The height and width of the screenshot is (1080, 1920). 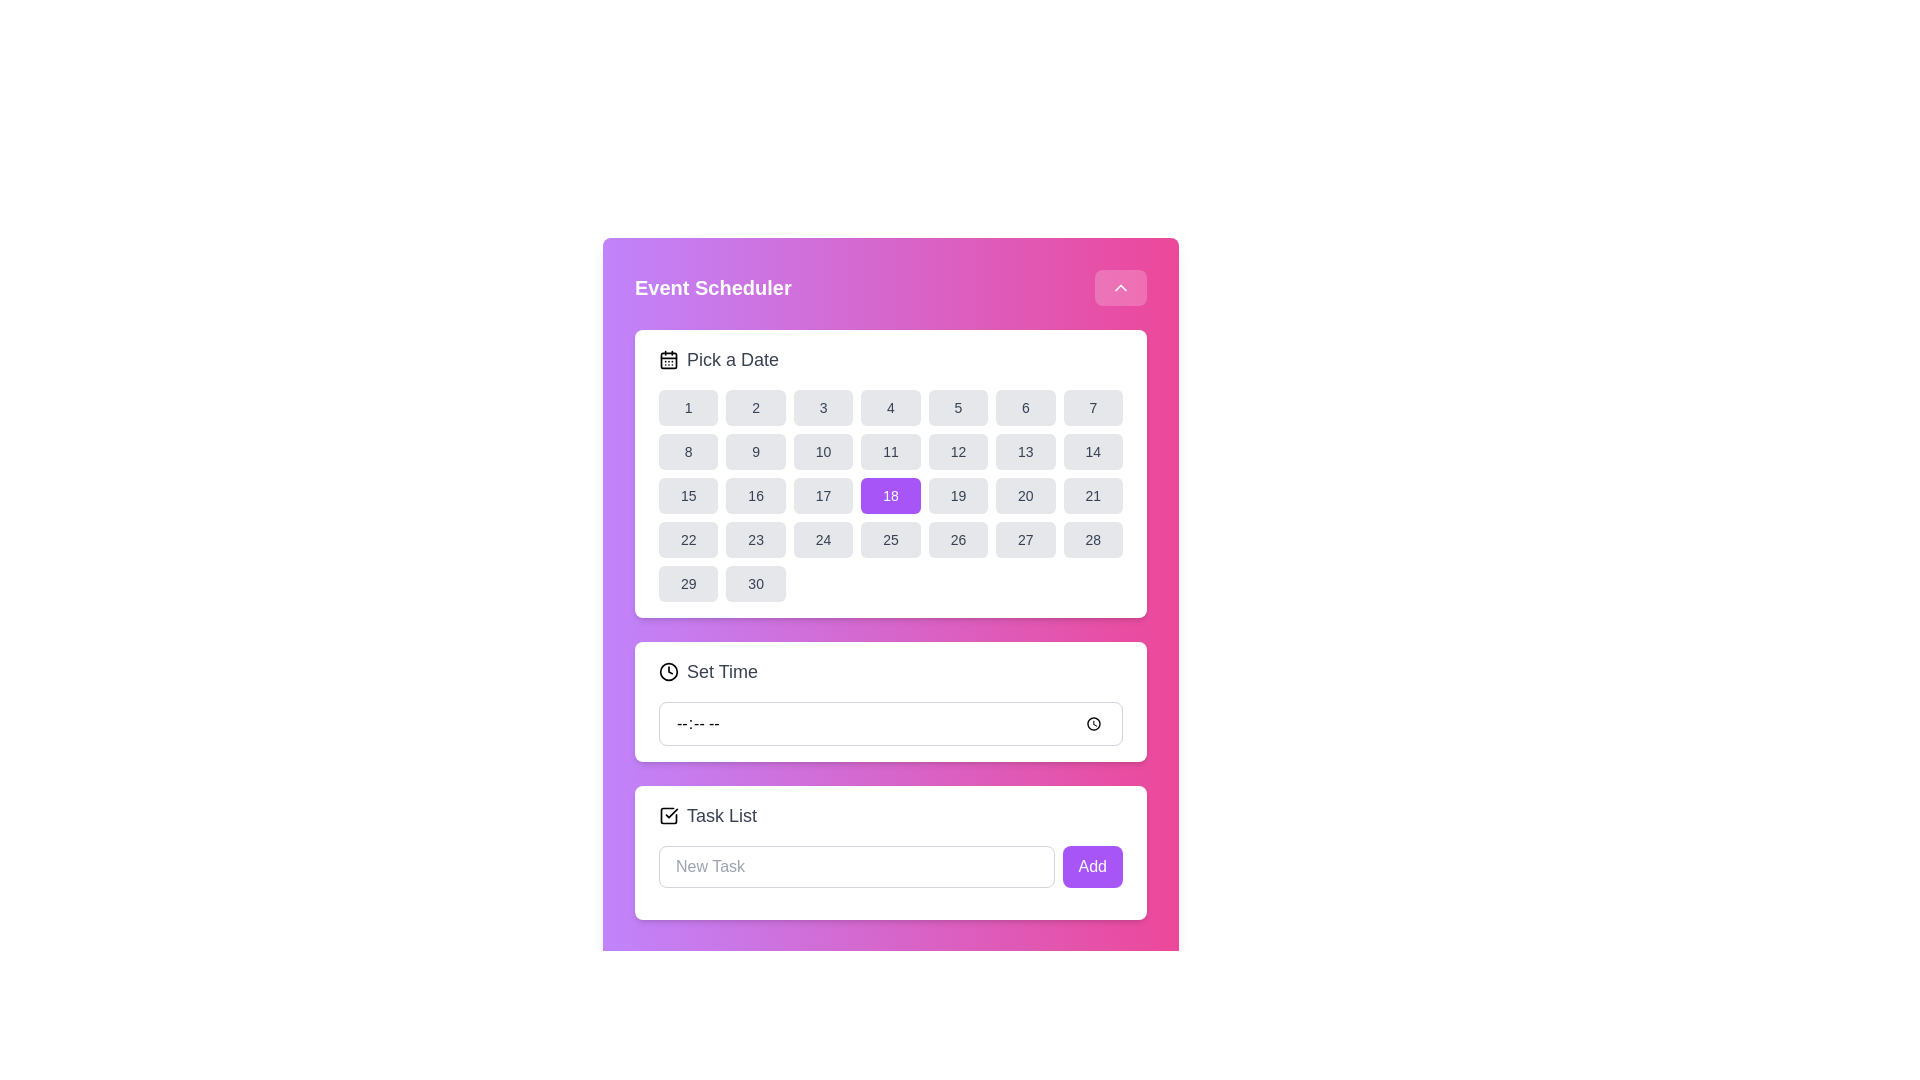 I want to click on the upward-pointing chevron icon with a white stroke on a pink background, located at the top-right corner above the calendar and to the right of the 'Event Scheduler' title, so click(x=1121, y=288).